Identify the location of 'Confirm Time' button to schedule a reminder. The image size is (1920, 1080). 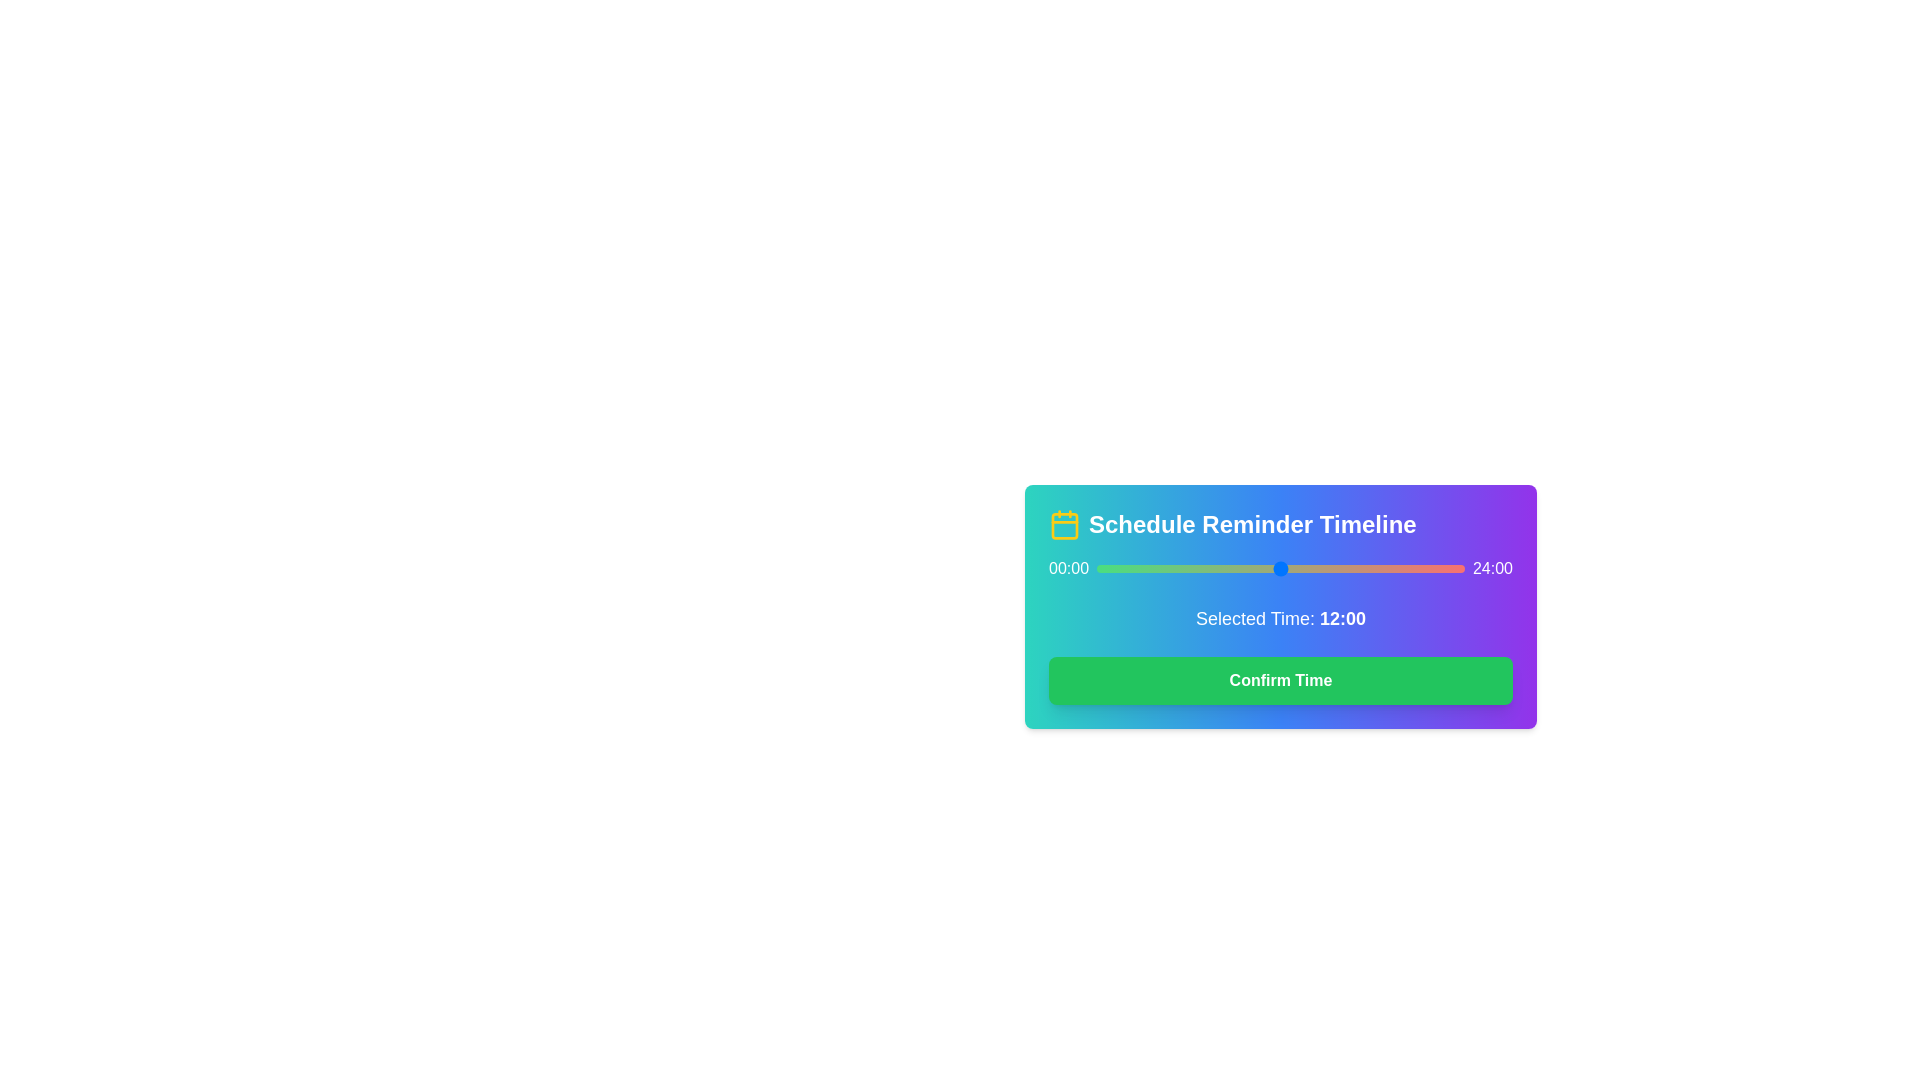
(1281, 680).